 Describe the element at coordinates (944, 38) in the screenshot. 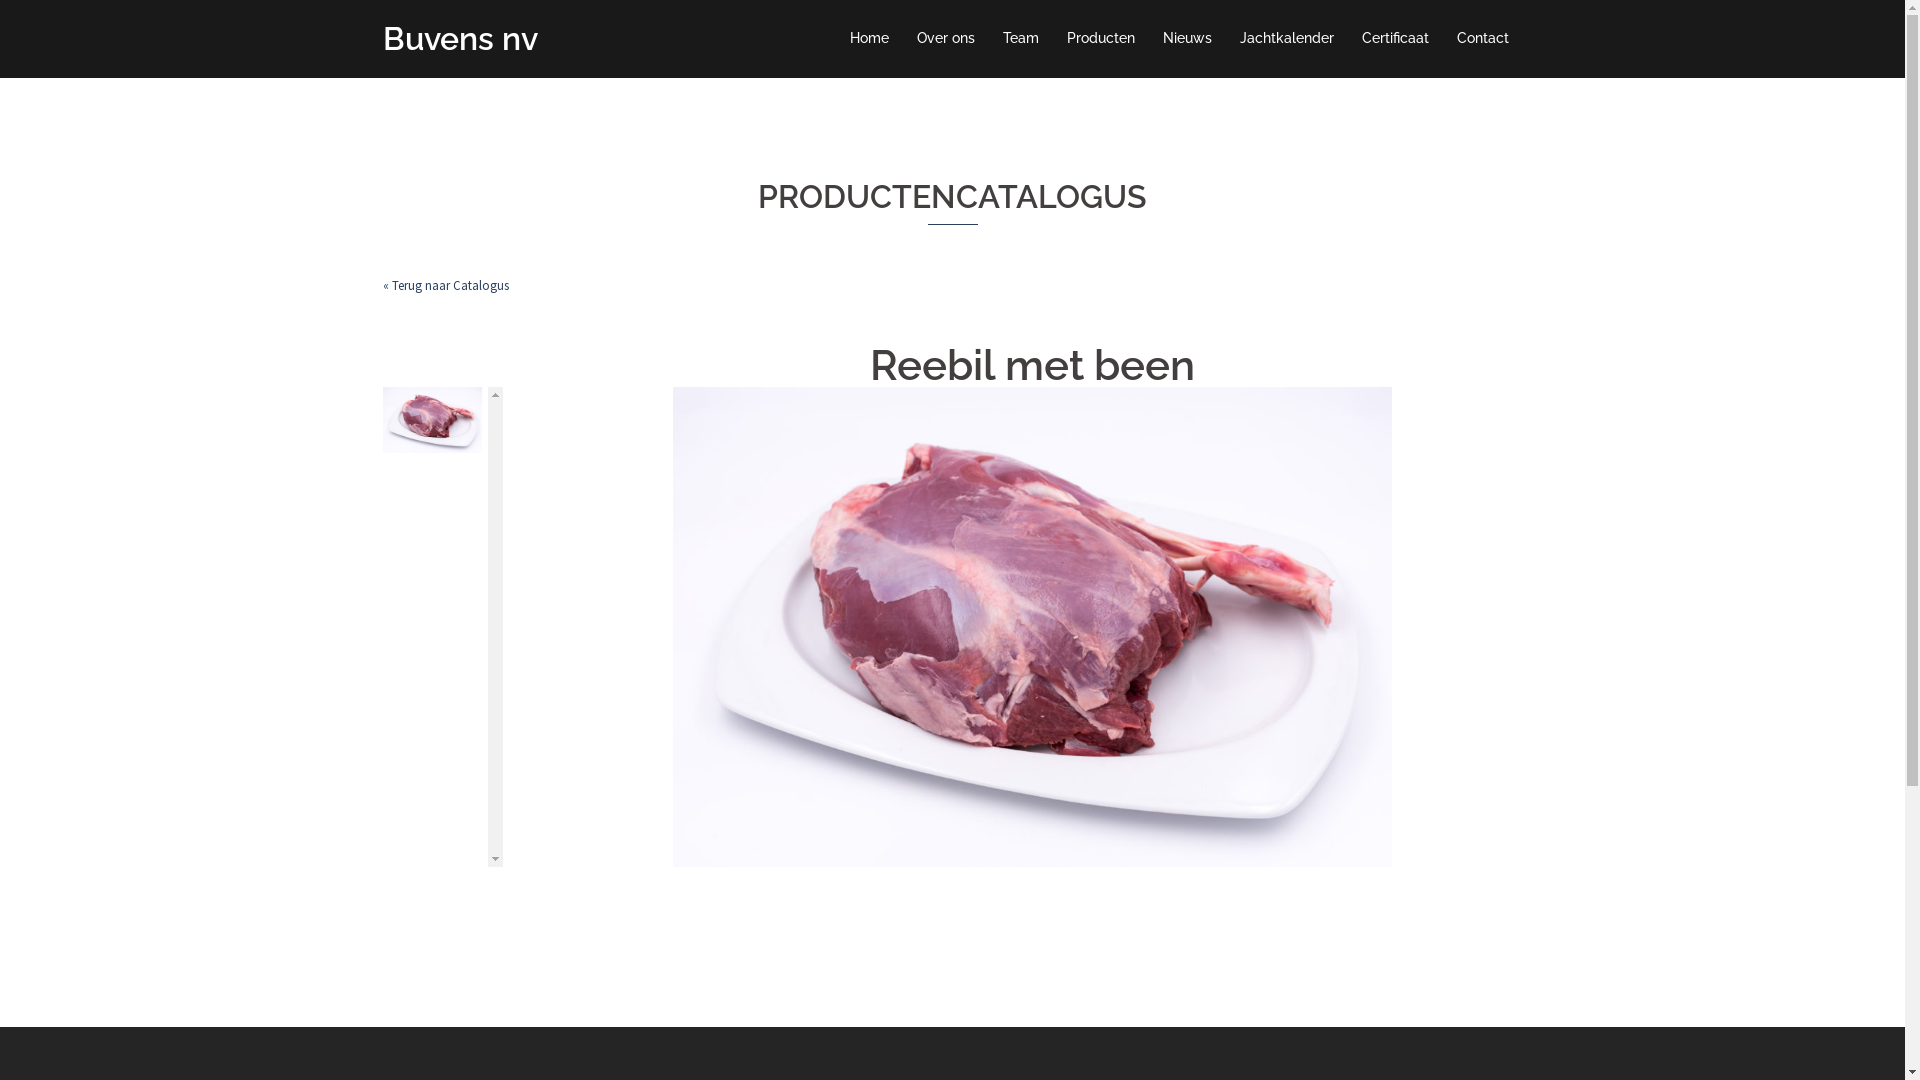

I see `'Over ons'` at that location.